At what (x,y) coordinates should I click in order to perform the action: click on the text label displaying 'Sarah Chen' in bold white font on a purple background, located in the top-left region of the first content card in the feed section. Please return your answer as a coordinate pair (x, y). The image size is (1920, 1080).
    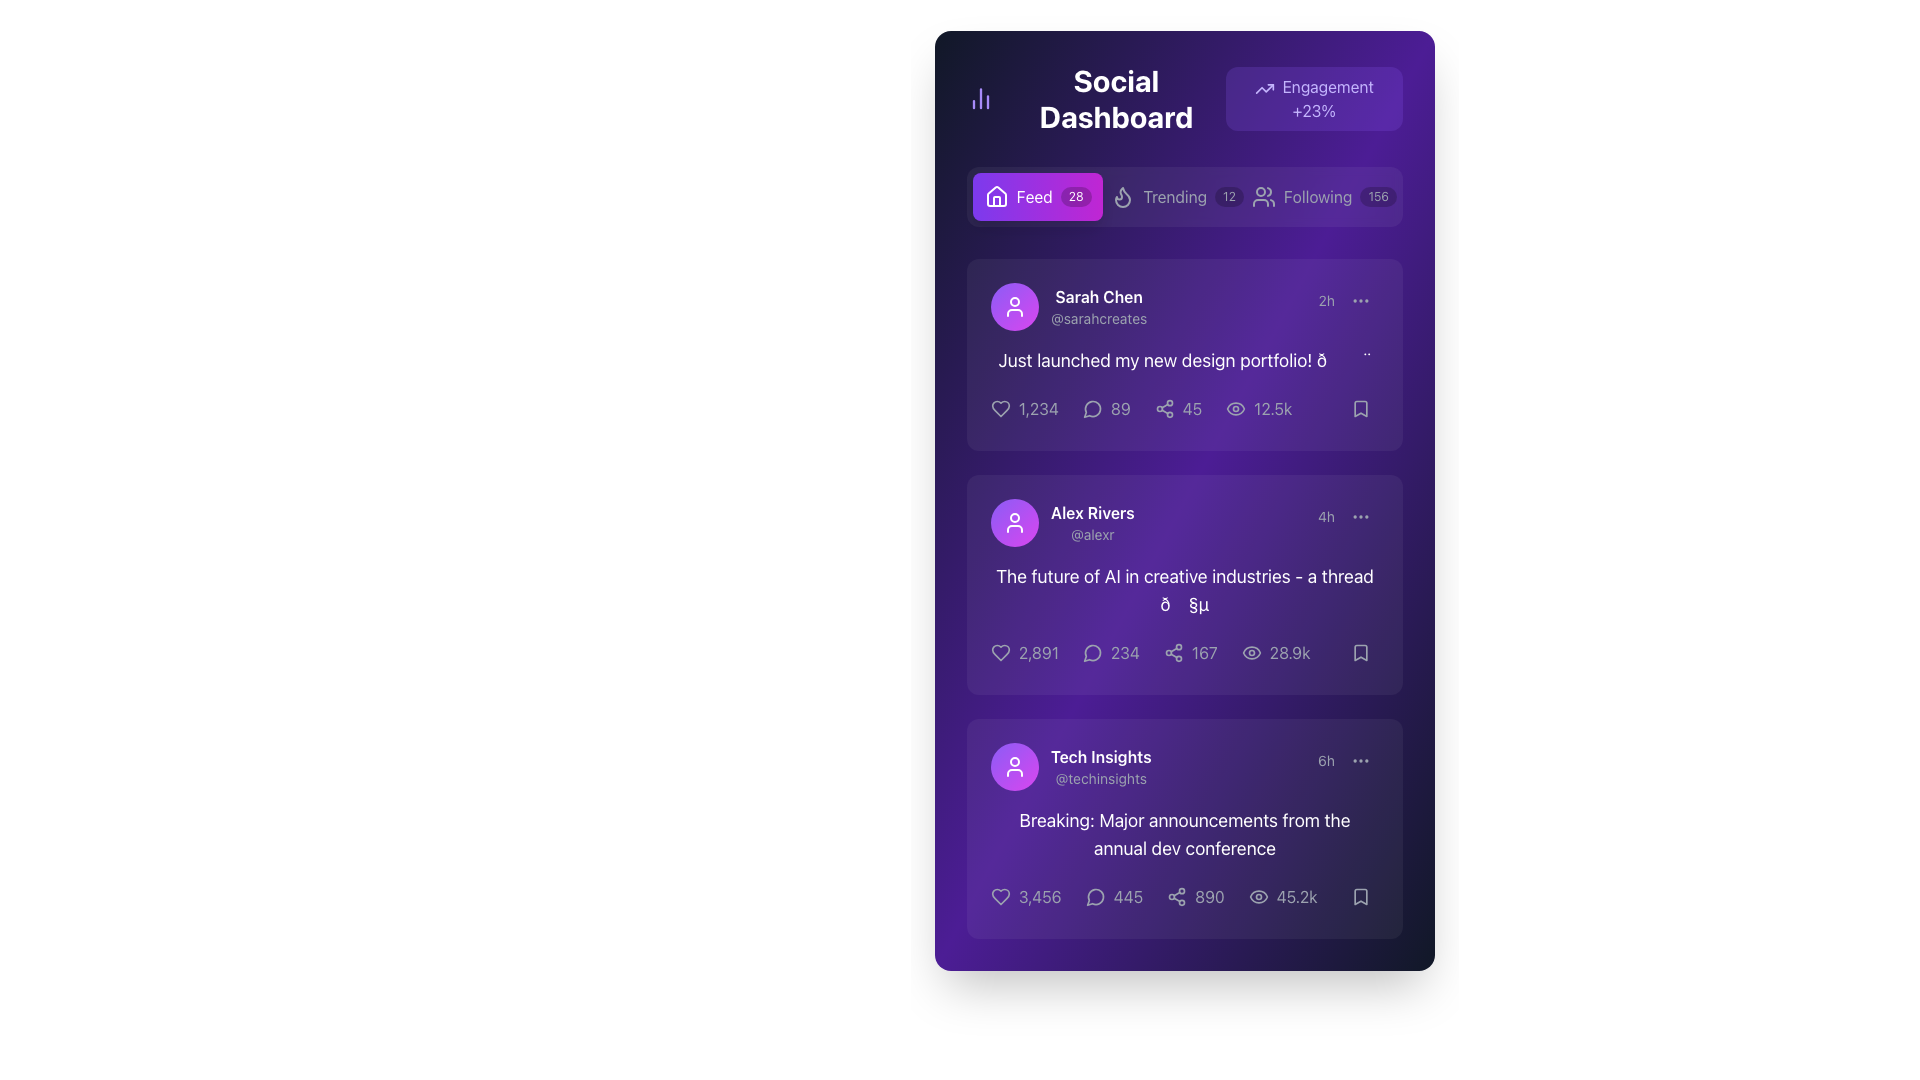
    Looking at the image, I should click on (1098, 297).